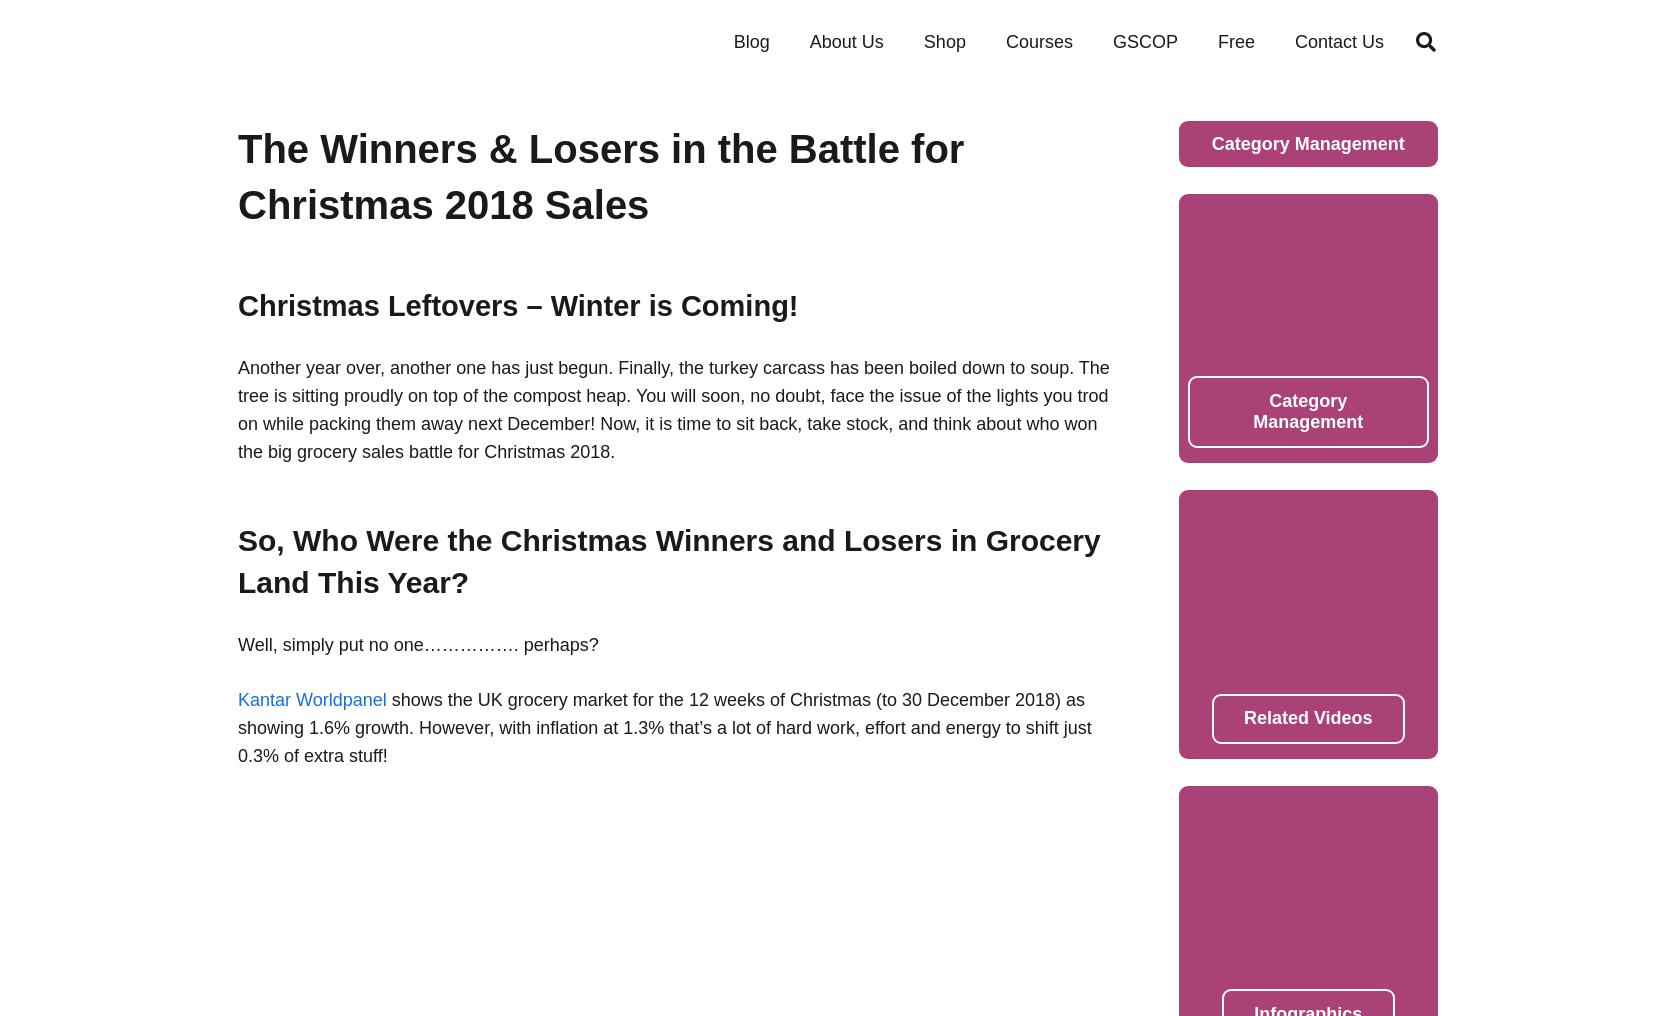 This screenshot has width=1676, height=1016. What do you see at coordinates (750, 40) in the screenshot?
I see `'Blog'` at bounding box center [750, 40].